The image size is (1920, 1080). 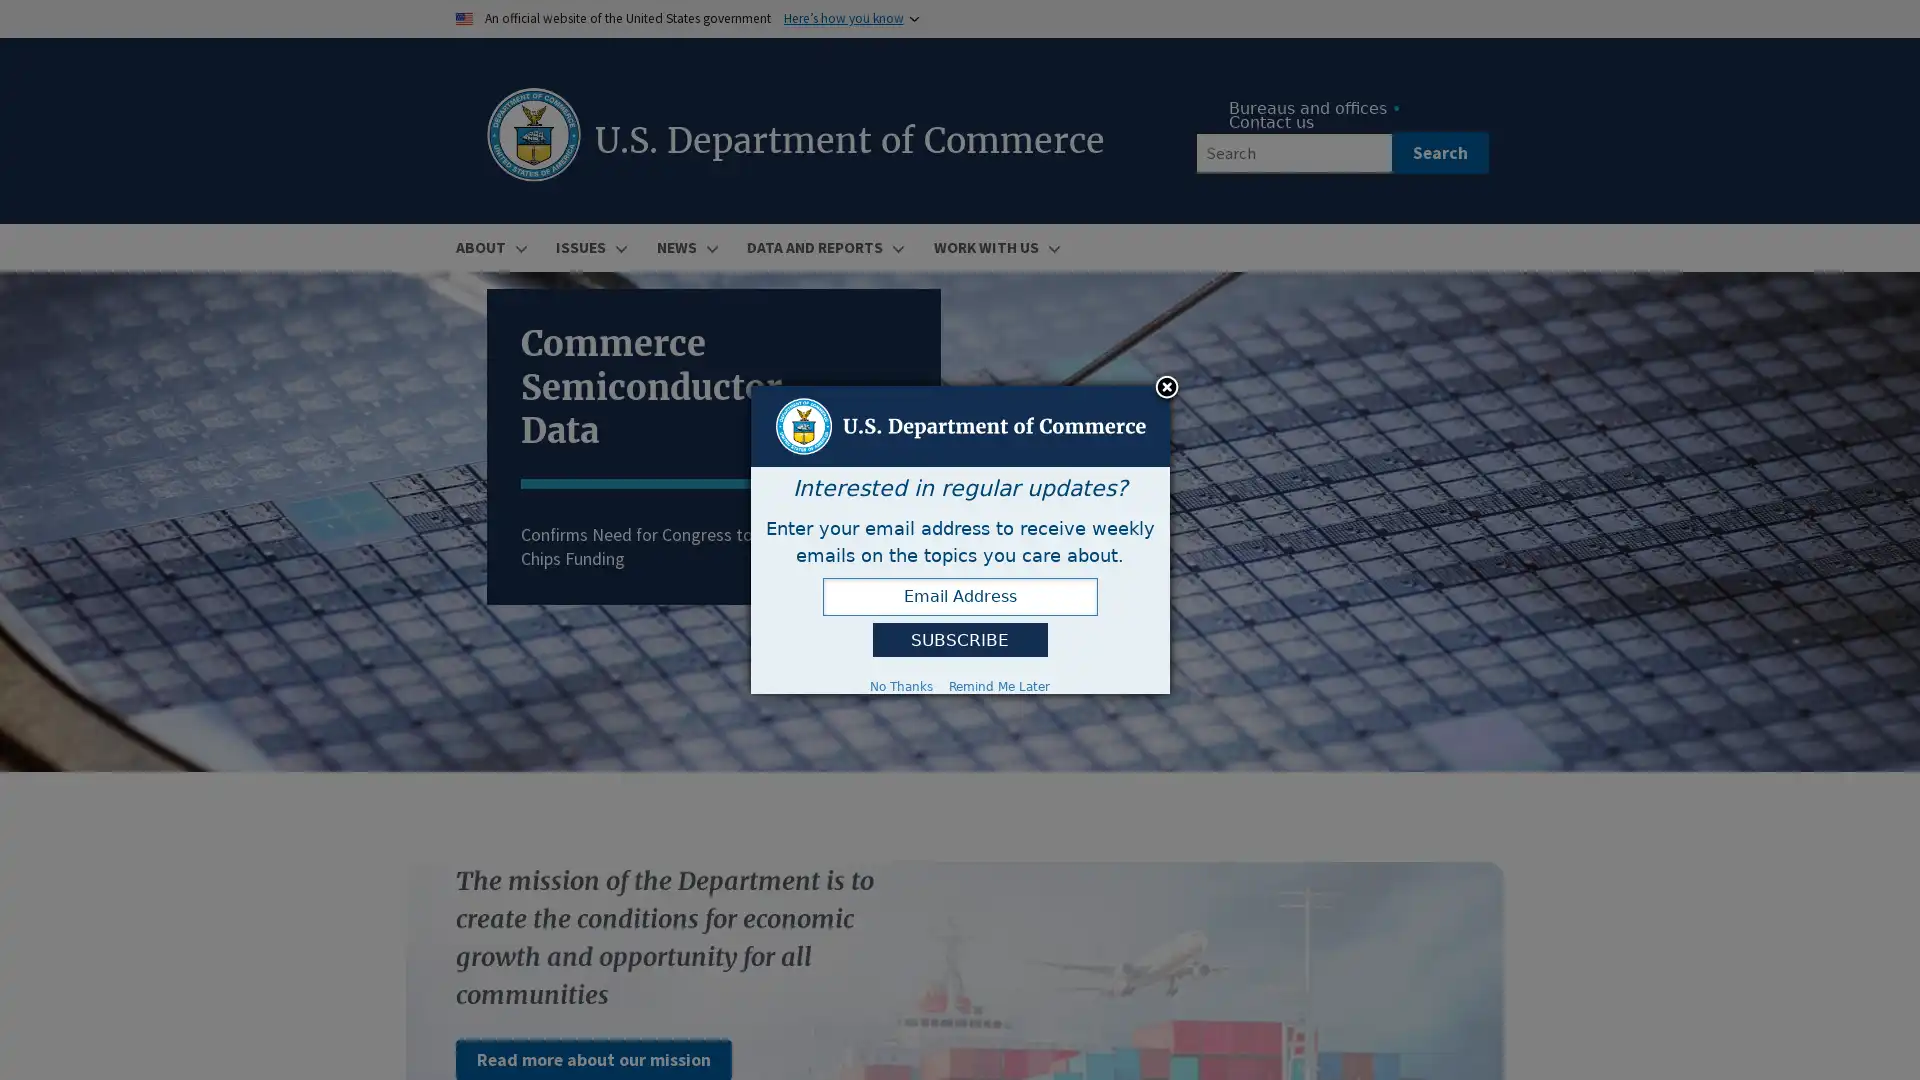 I want to click on Search, so click(x=1438, y=152).